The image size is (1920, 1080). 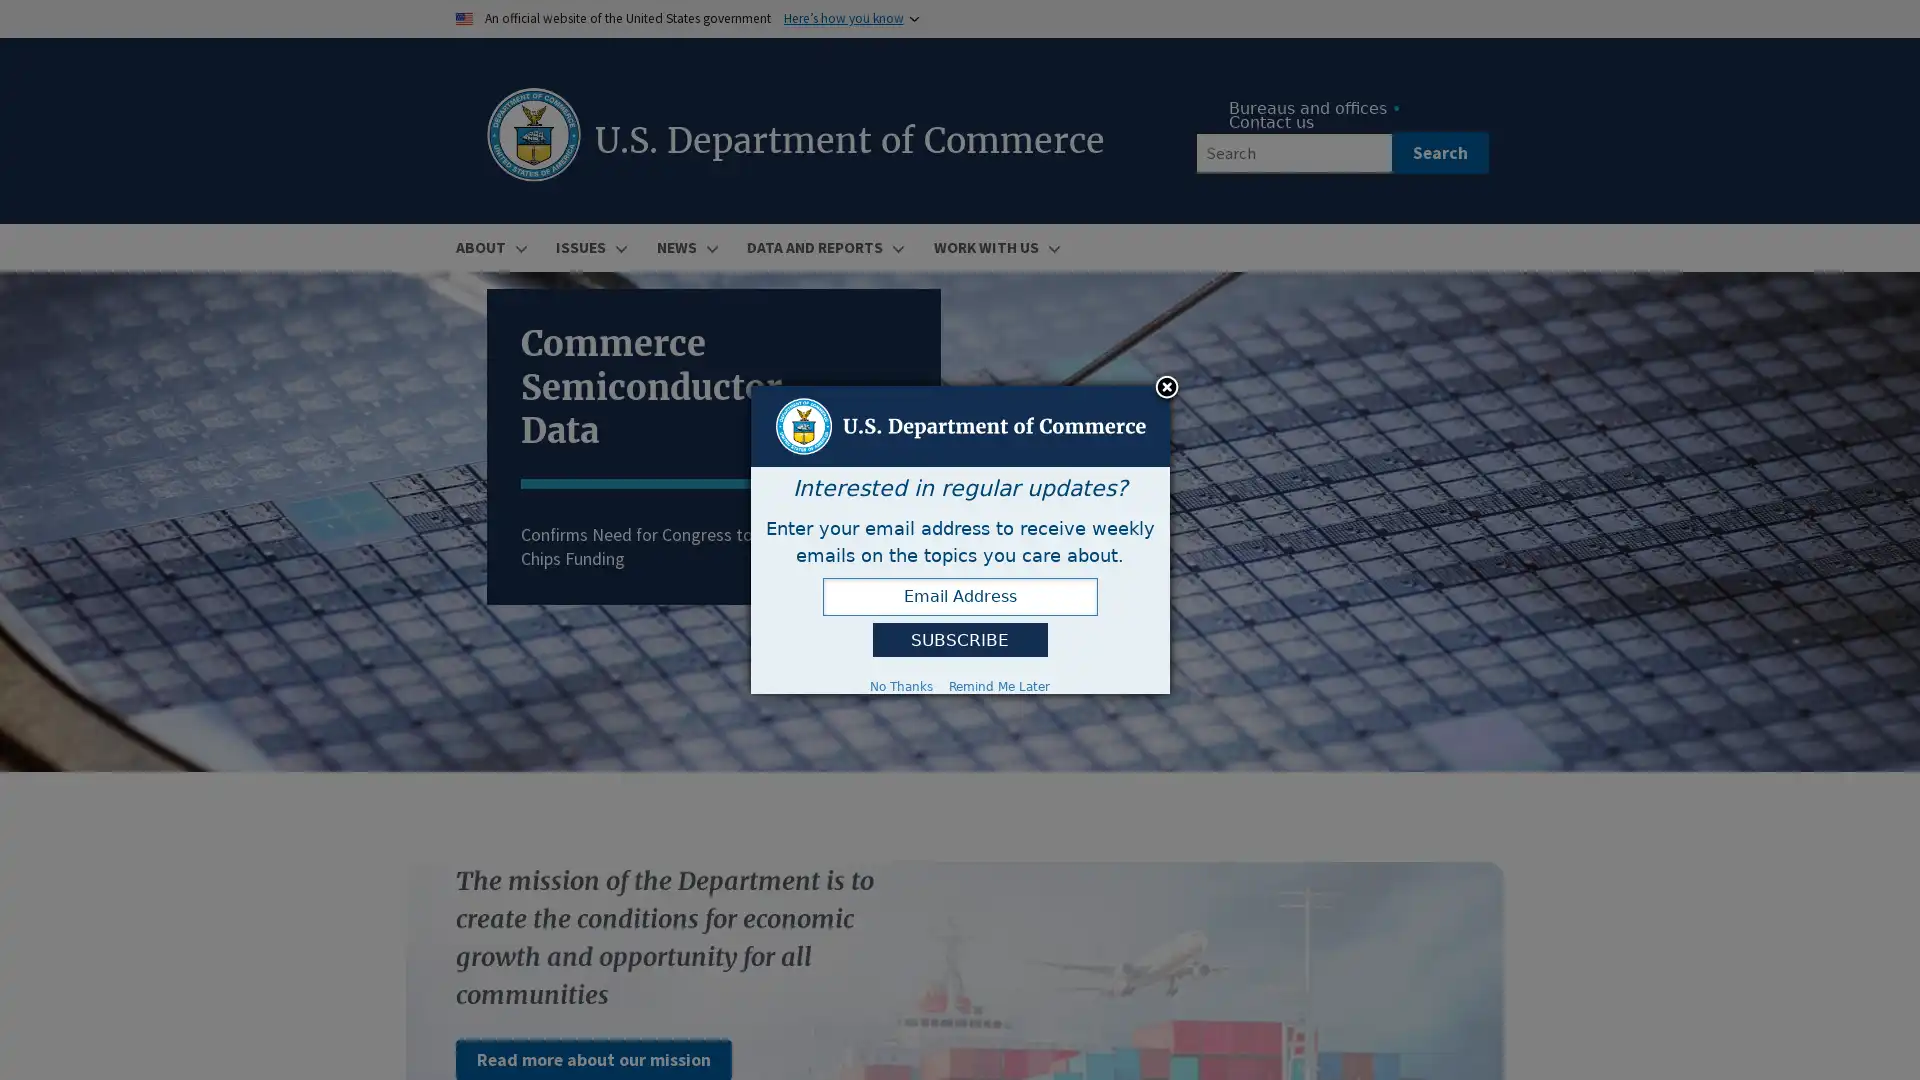 I want to click on Search, so click(x=1438, y=152).